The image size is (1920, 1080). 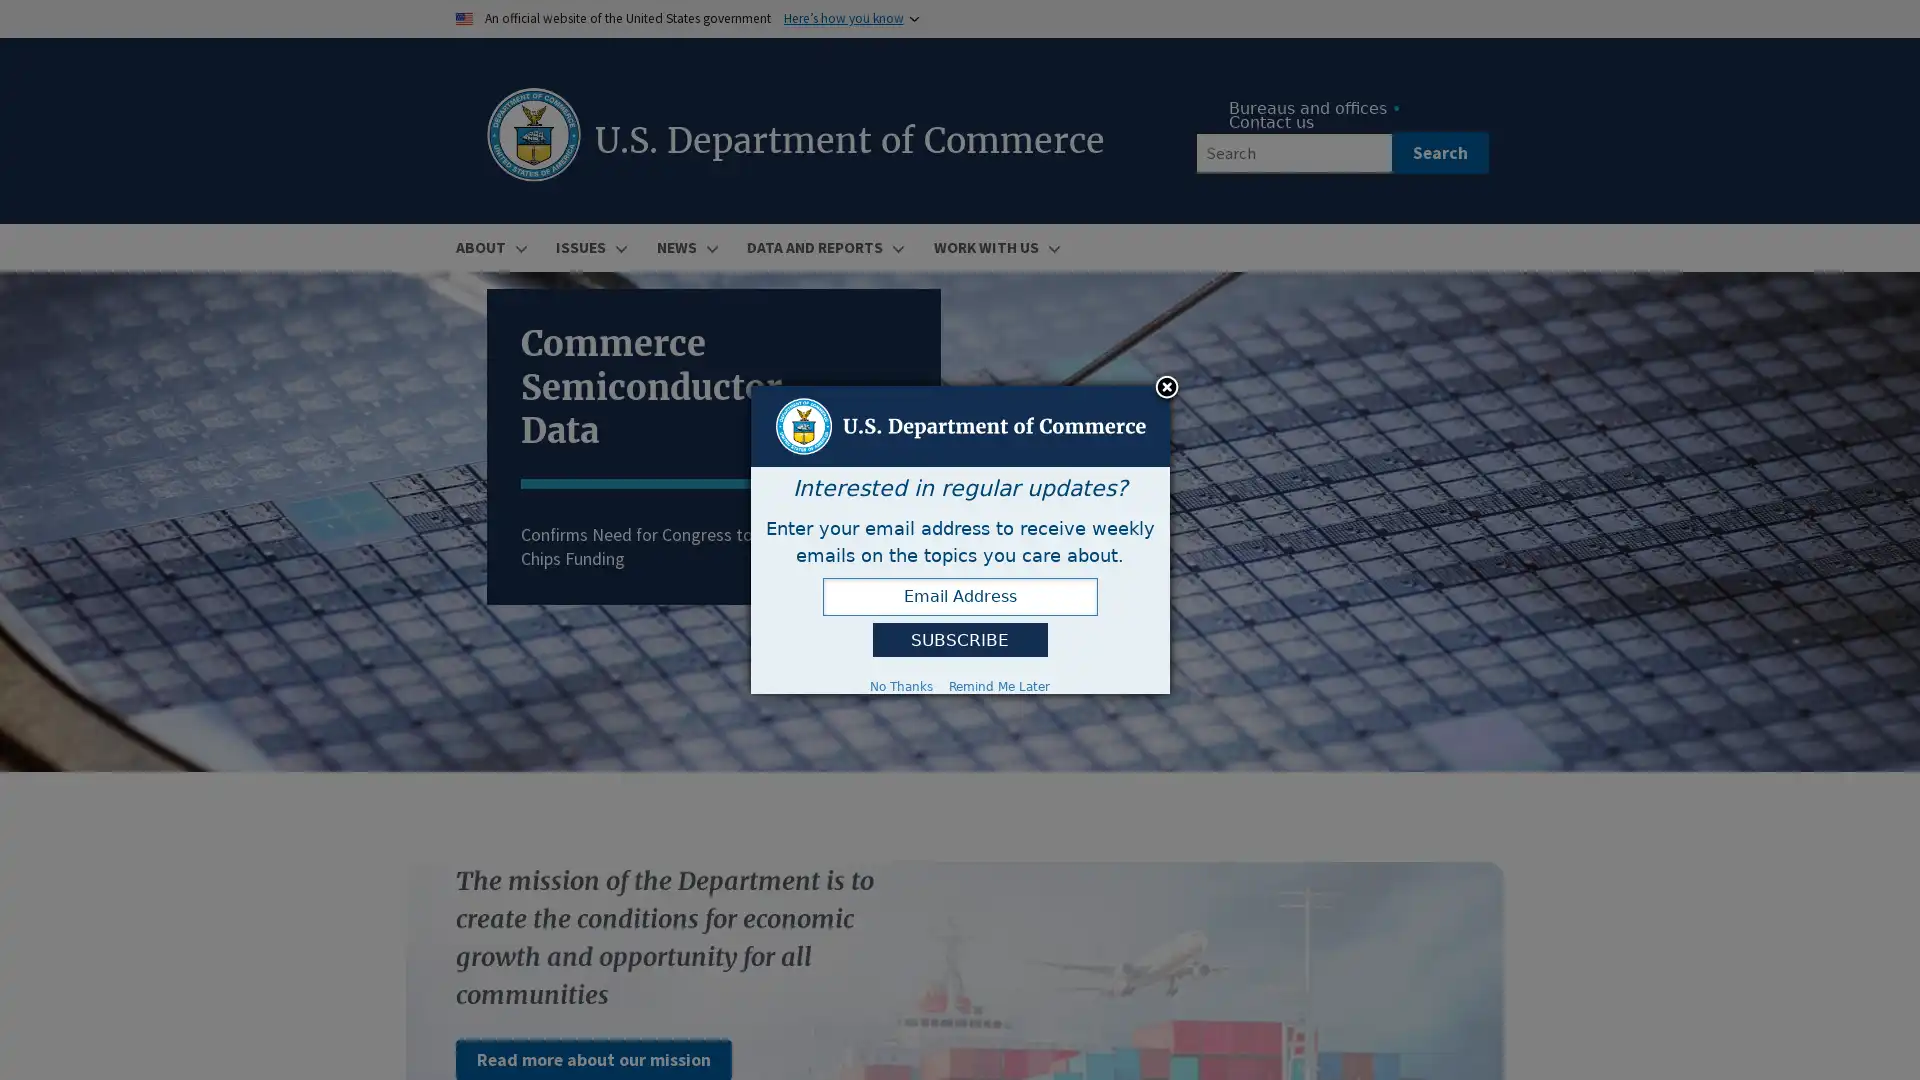 I want to click on Search, so click(x=1438, y=152).